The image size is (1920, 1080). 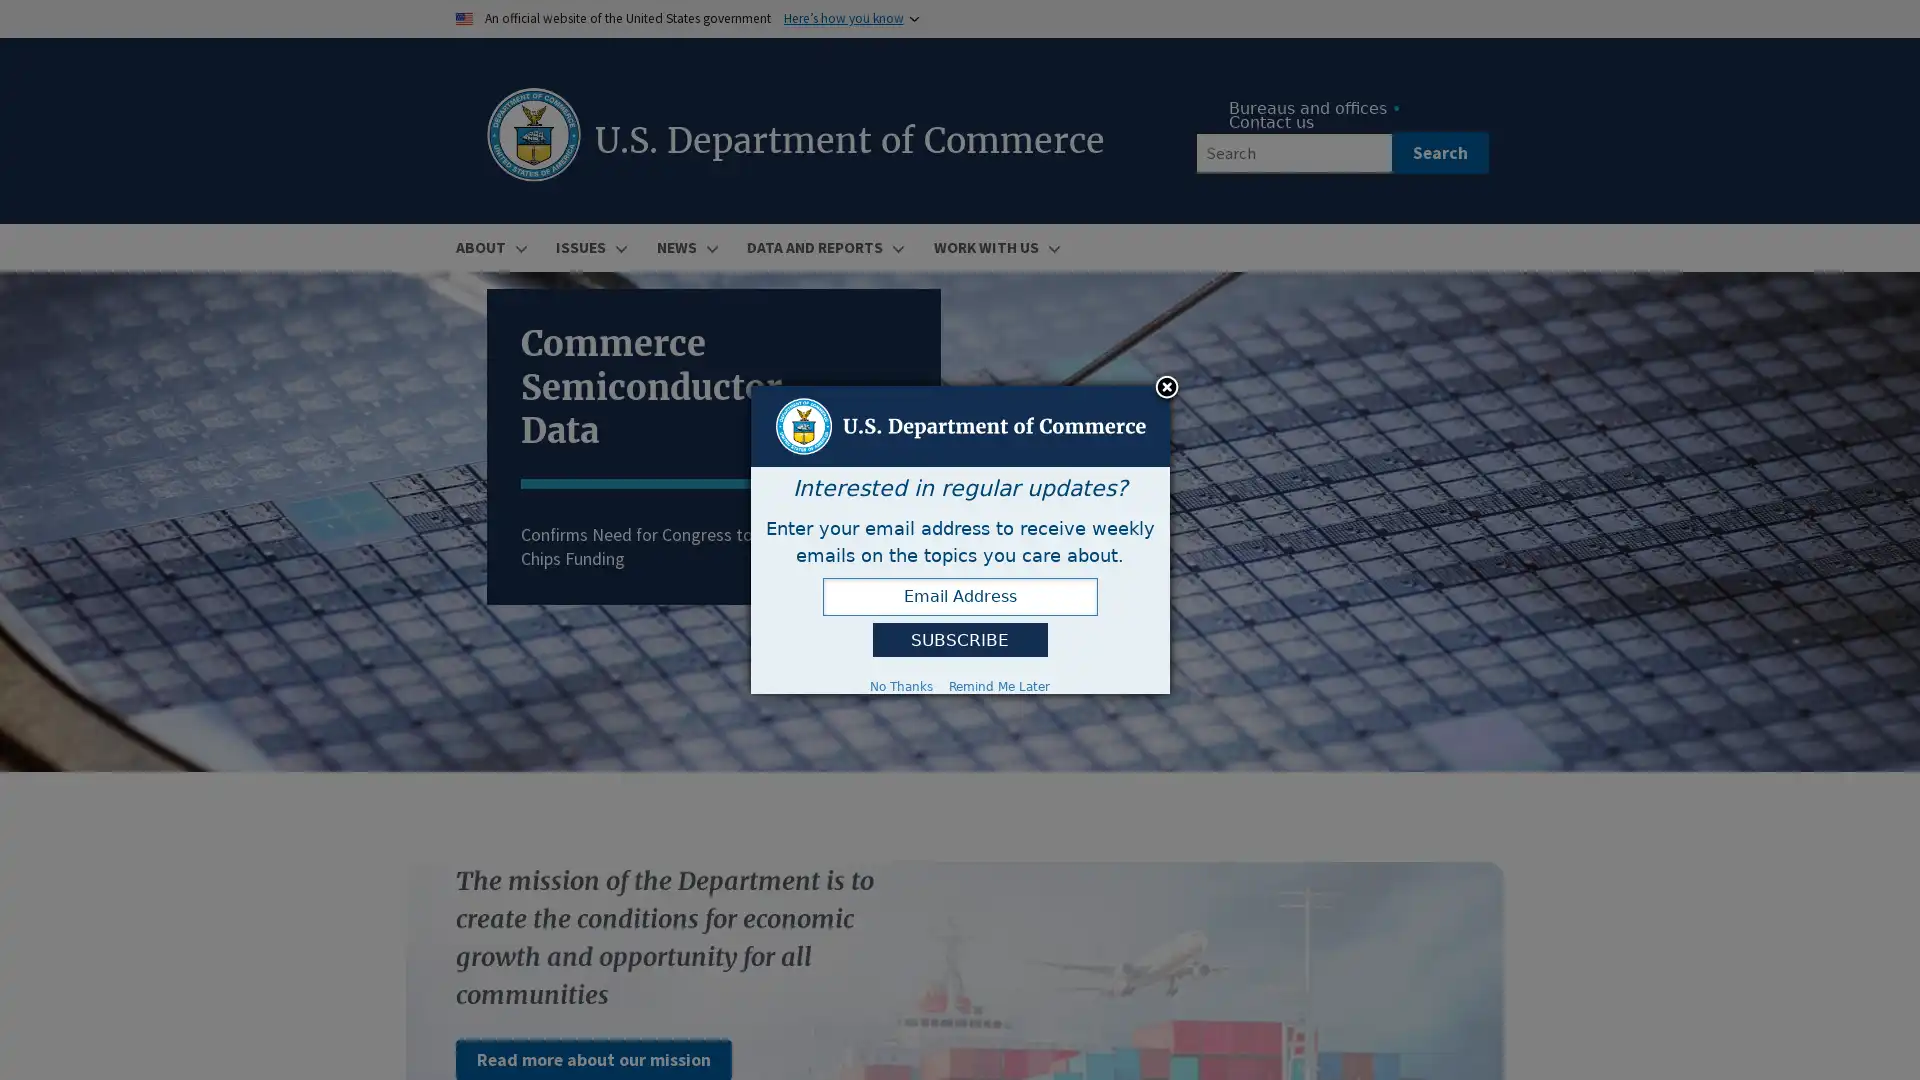 I want to click on Search, so click(x=1438, y=152).